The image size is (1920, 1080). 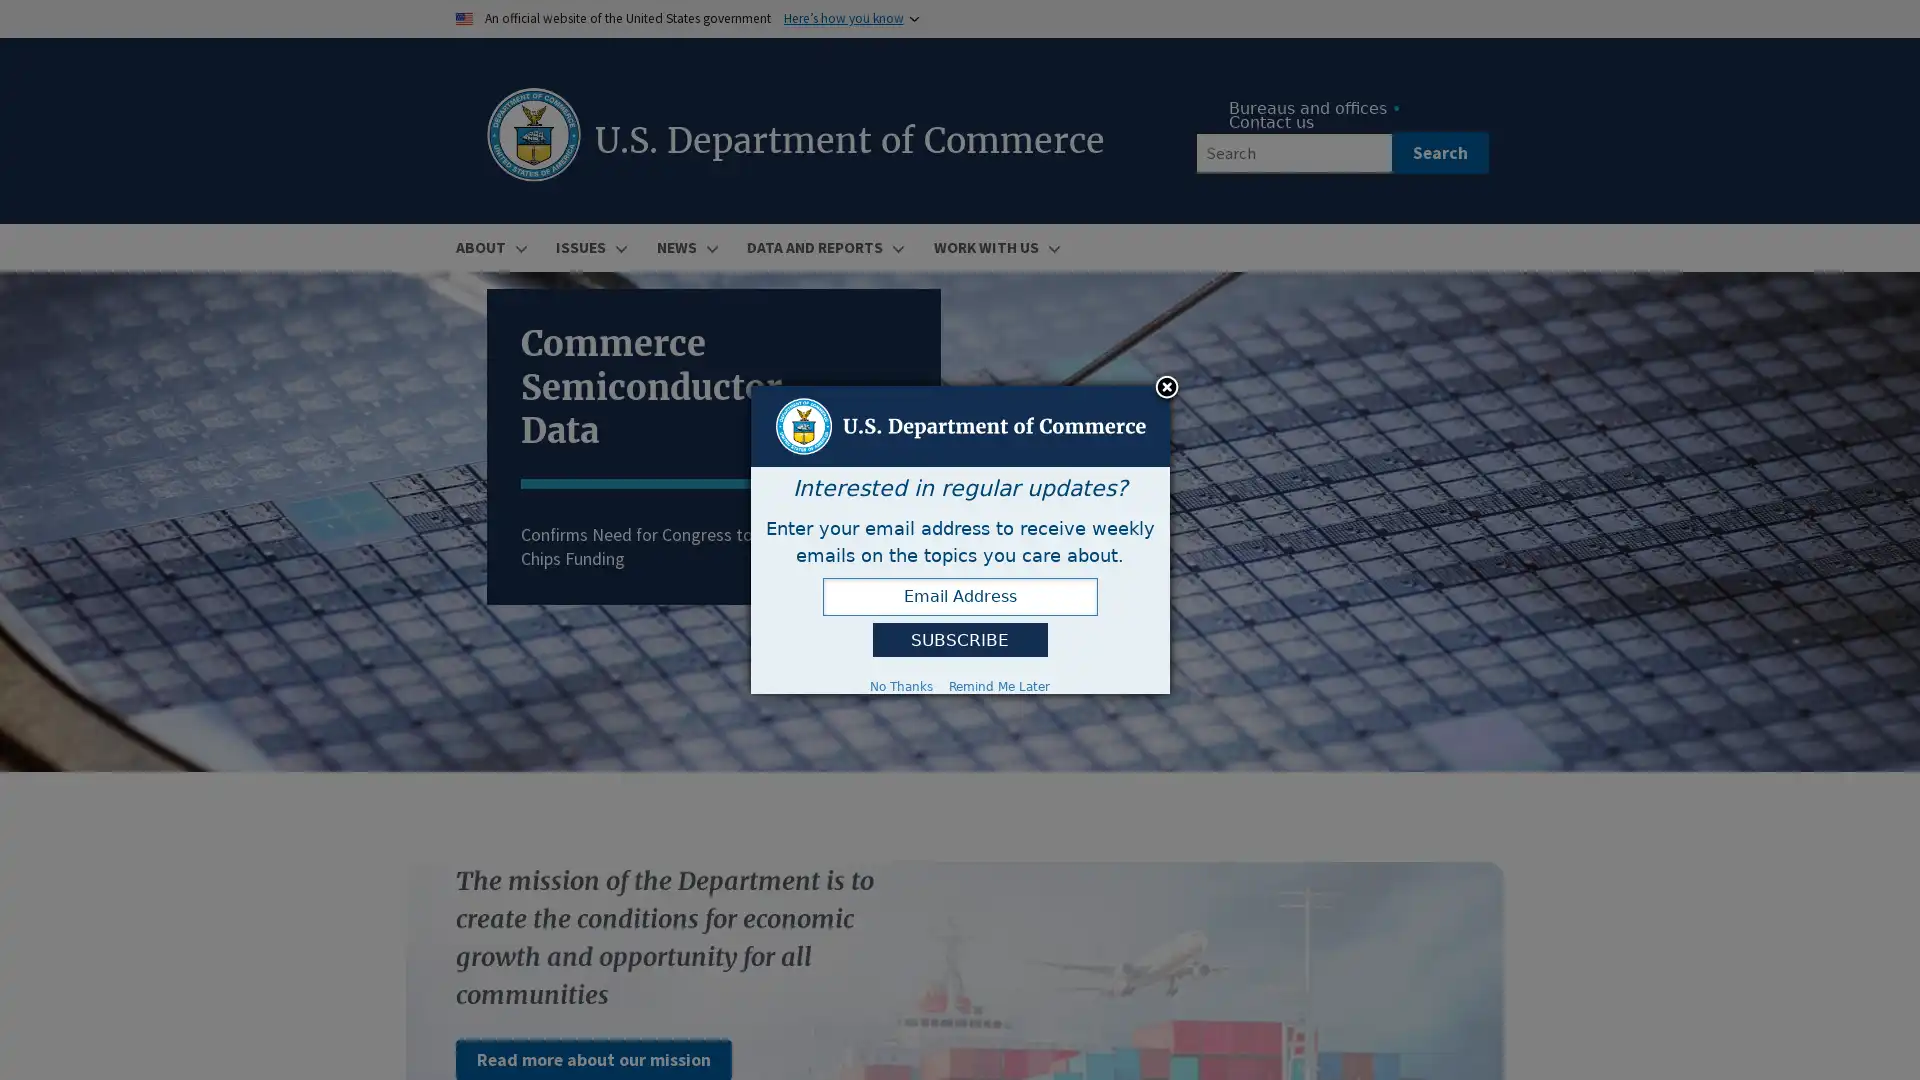 I want to click on Search, so click(x=1438, y=152).